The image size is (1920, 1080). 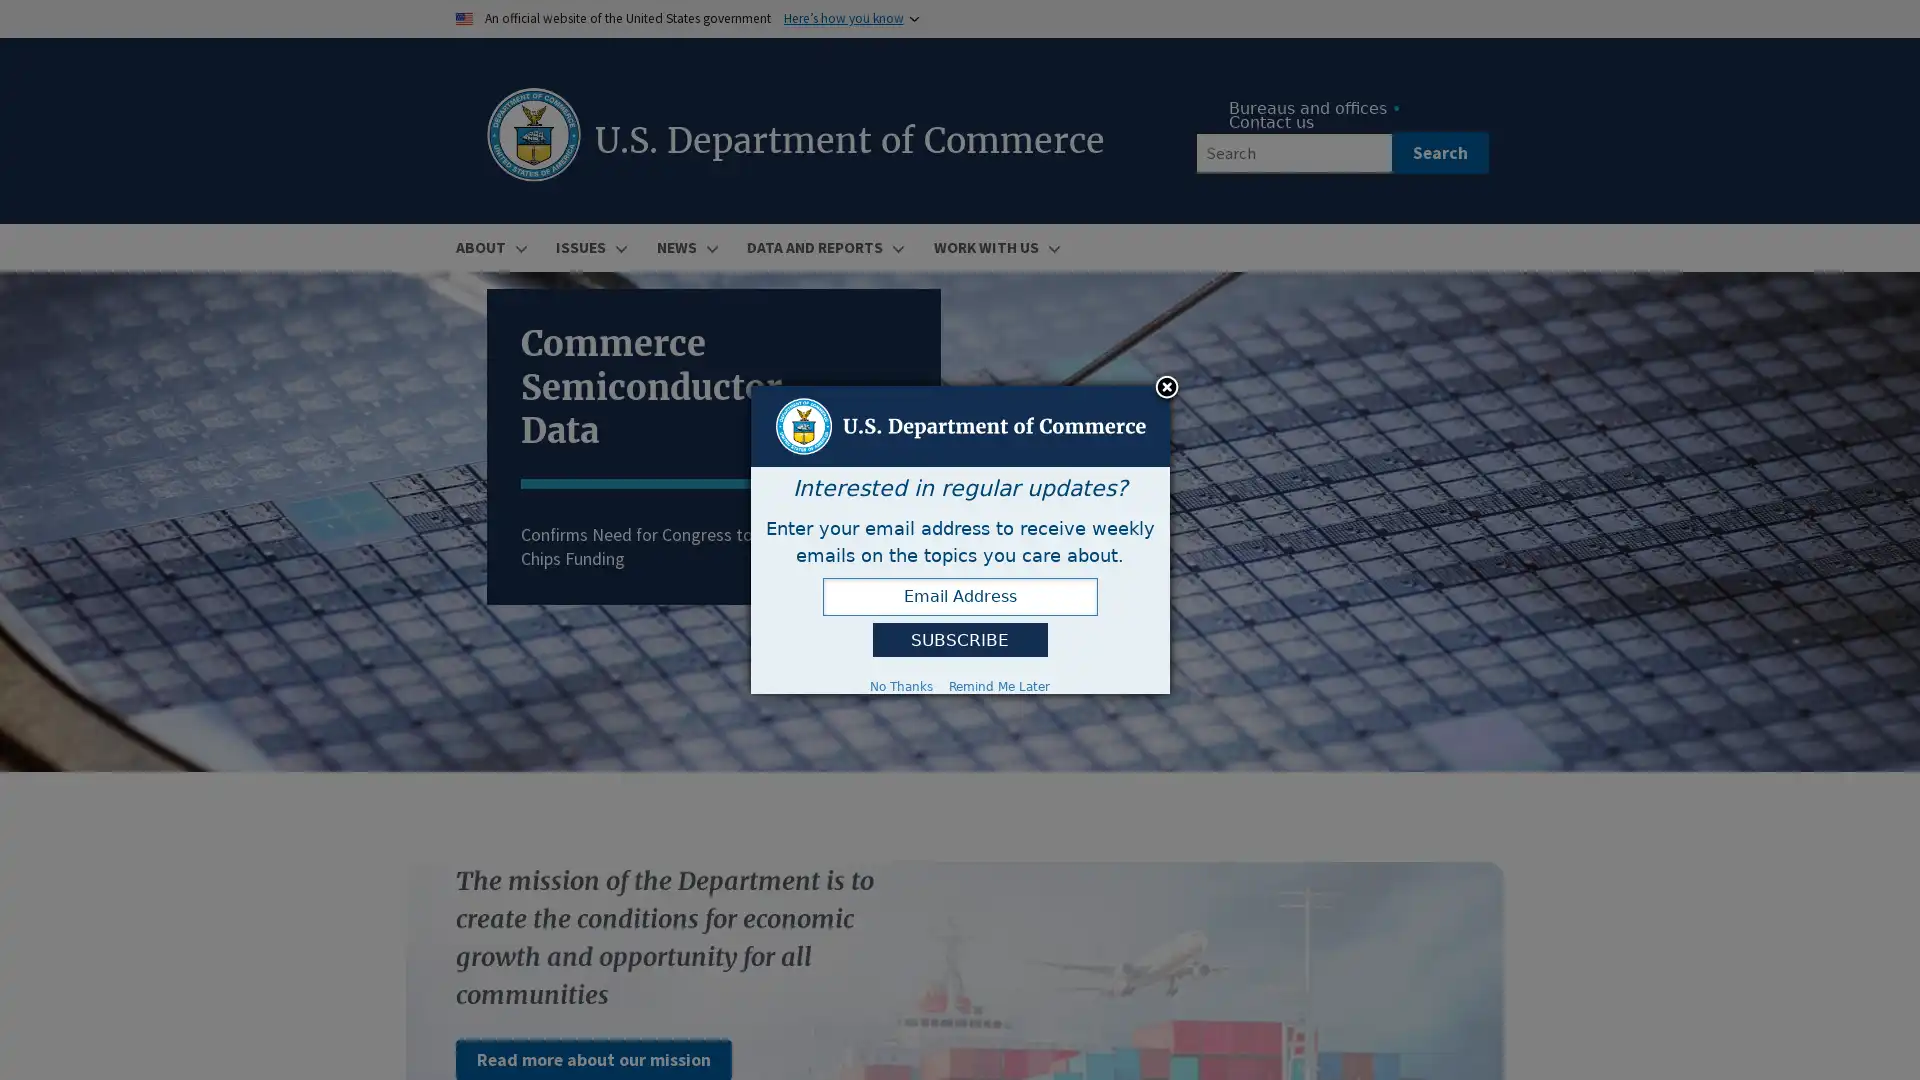 I want to click on Search, so click(x=1438, y=152).